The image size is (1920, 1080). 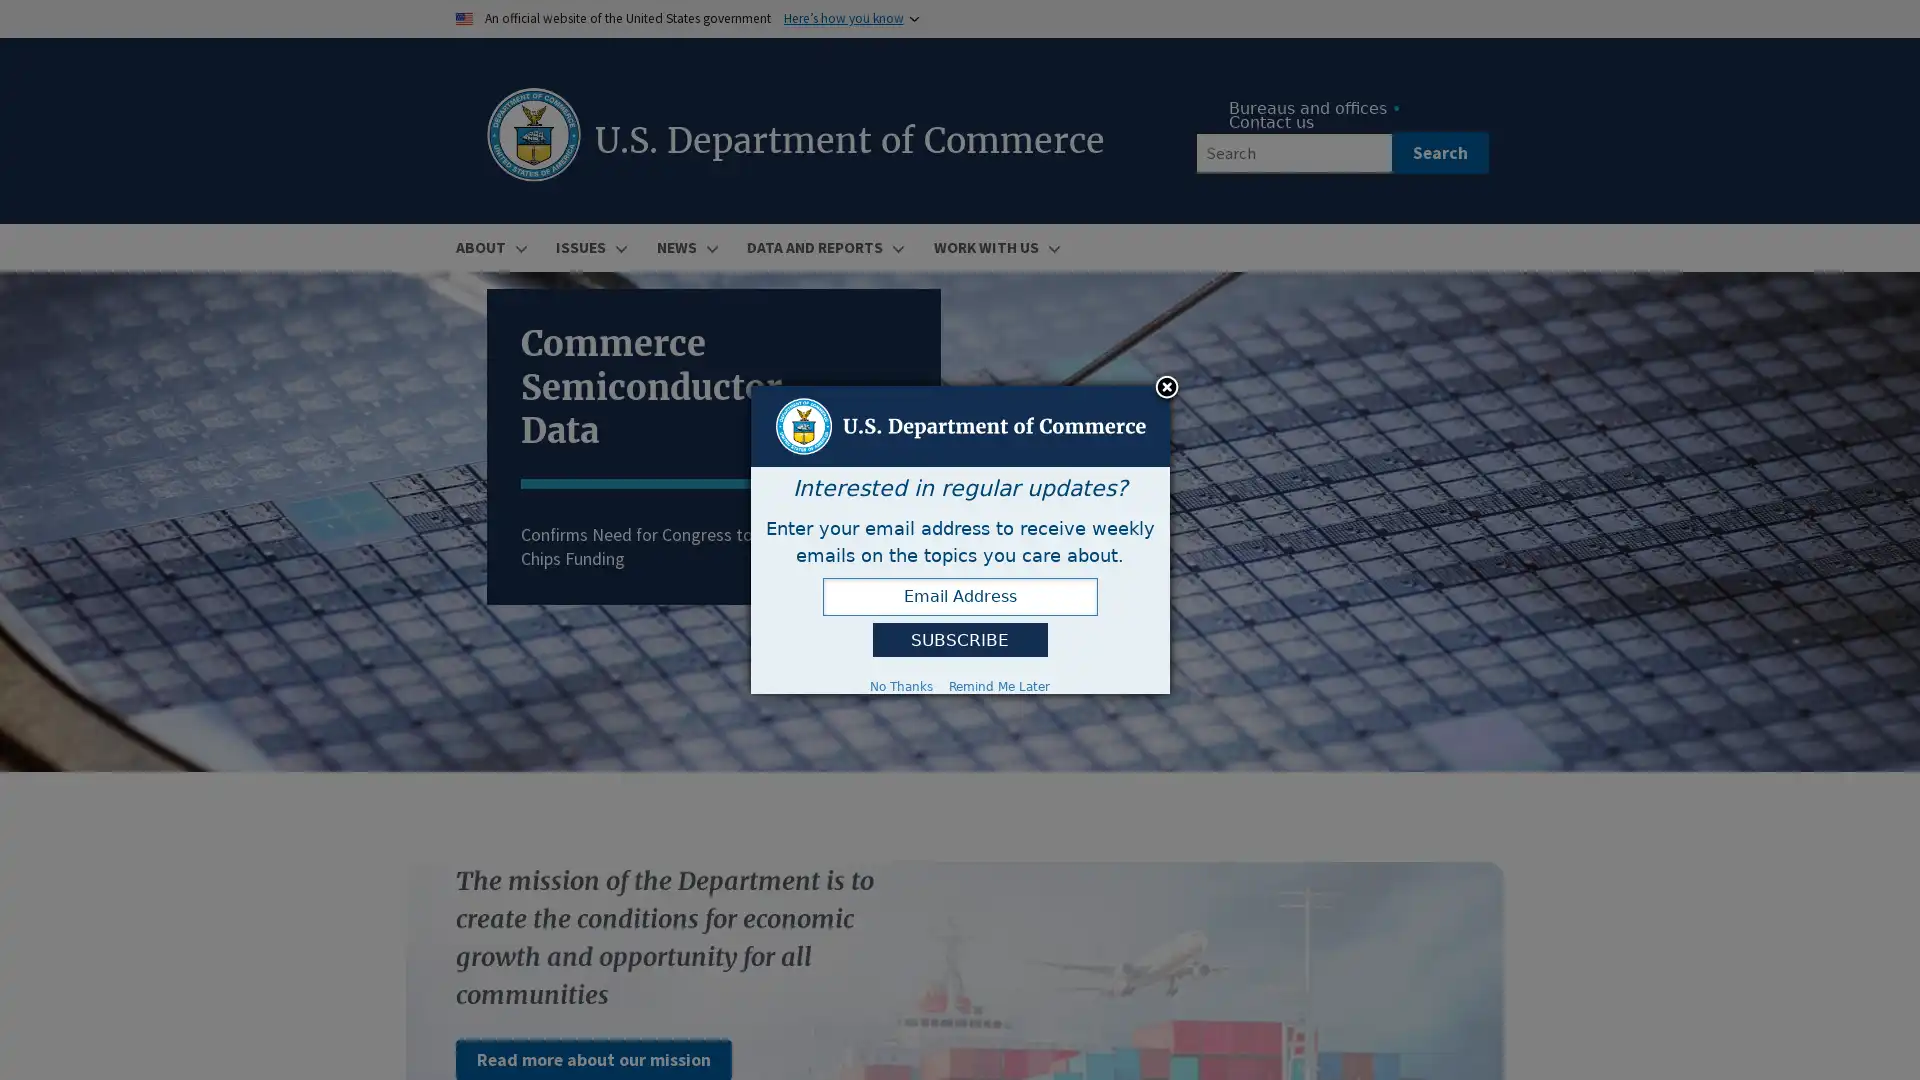 I want to click on Search, so click(x=1438, y=152).